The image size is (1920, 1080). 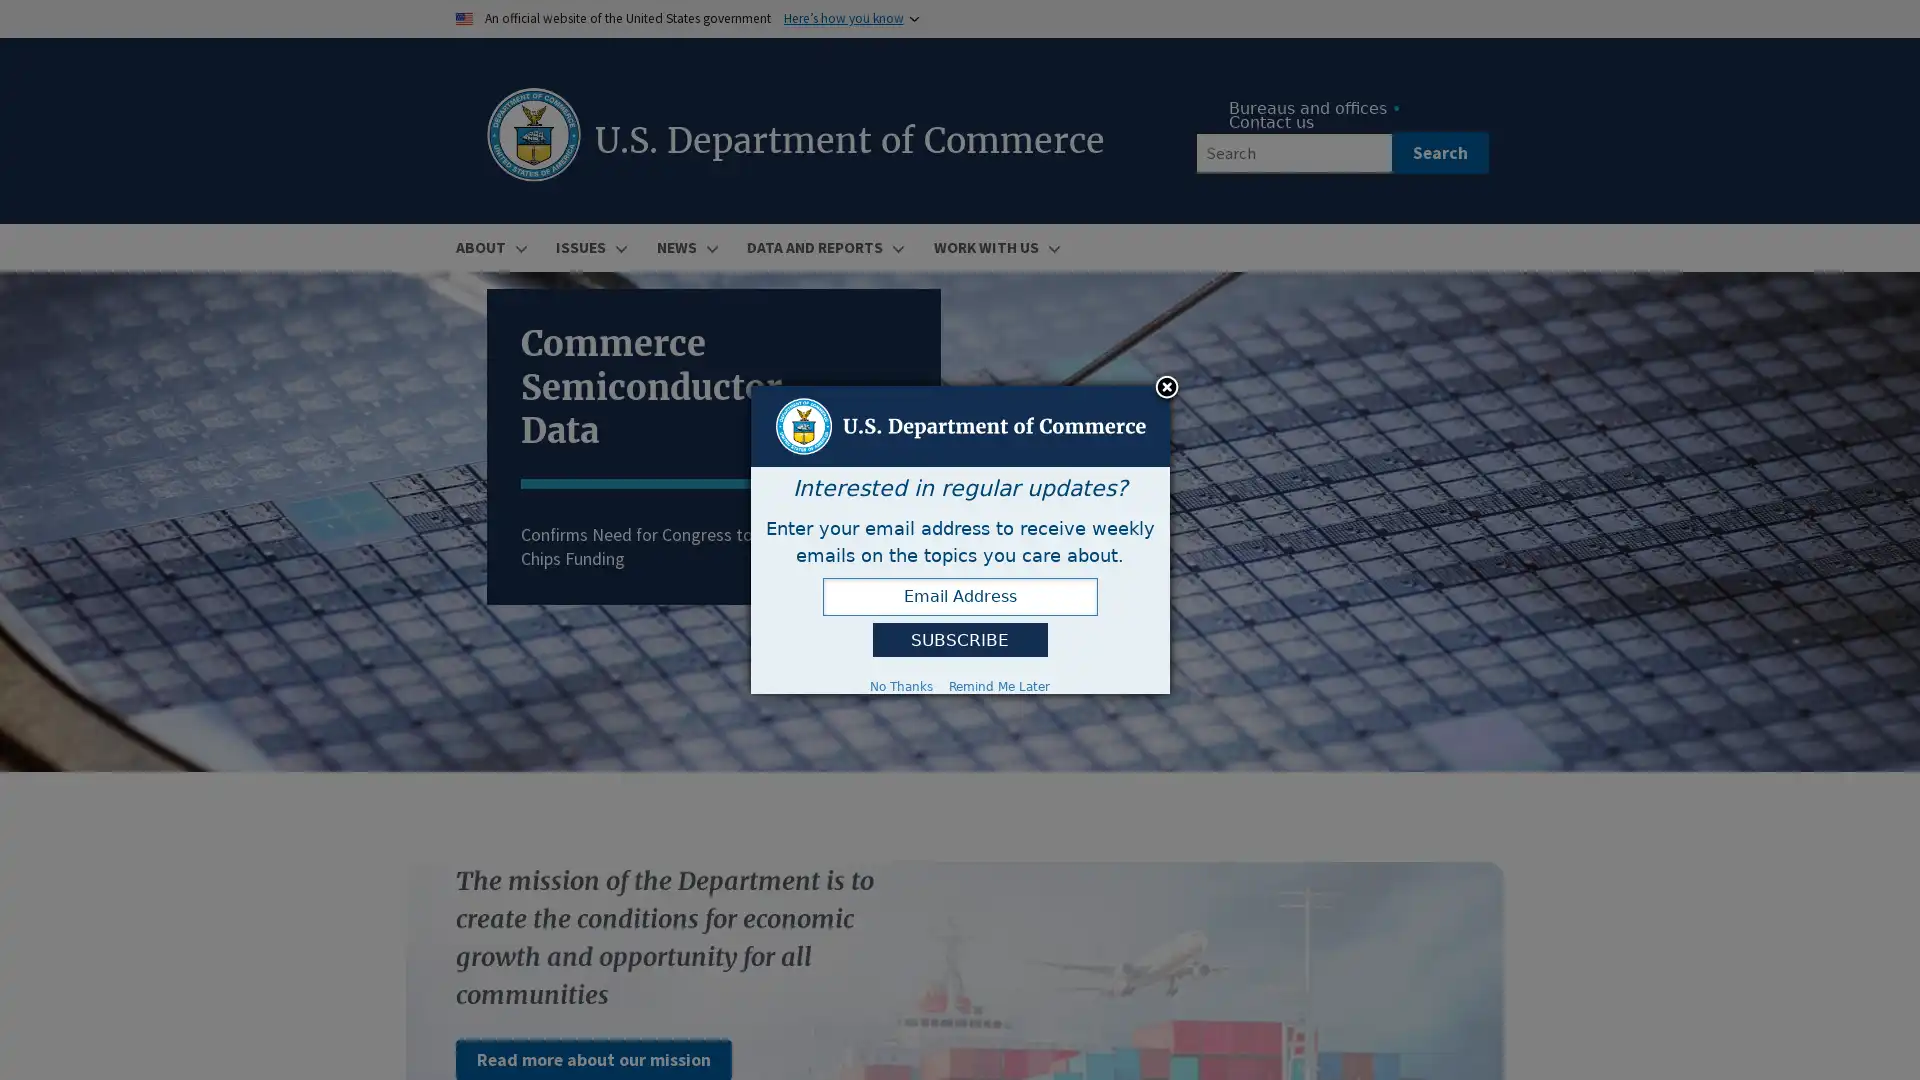 I want to click on Search, so click(x=1438, y=152).